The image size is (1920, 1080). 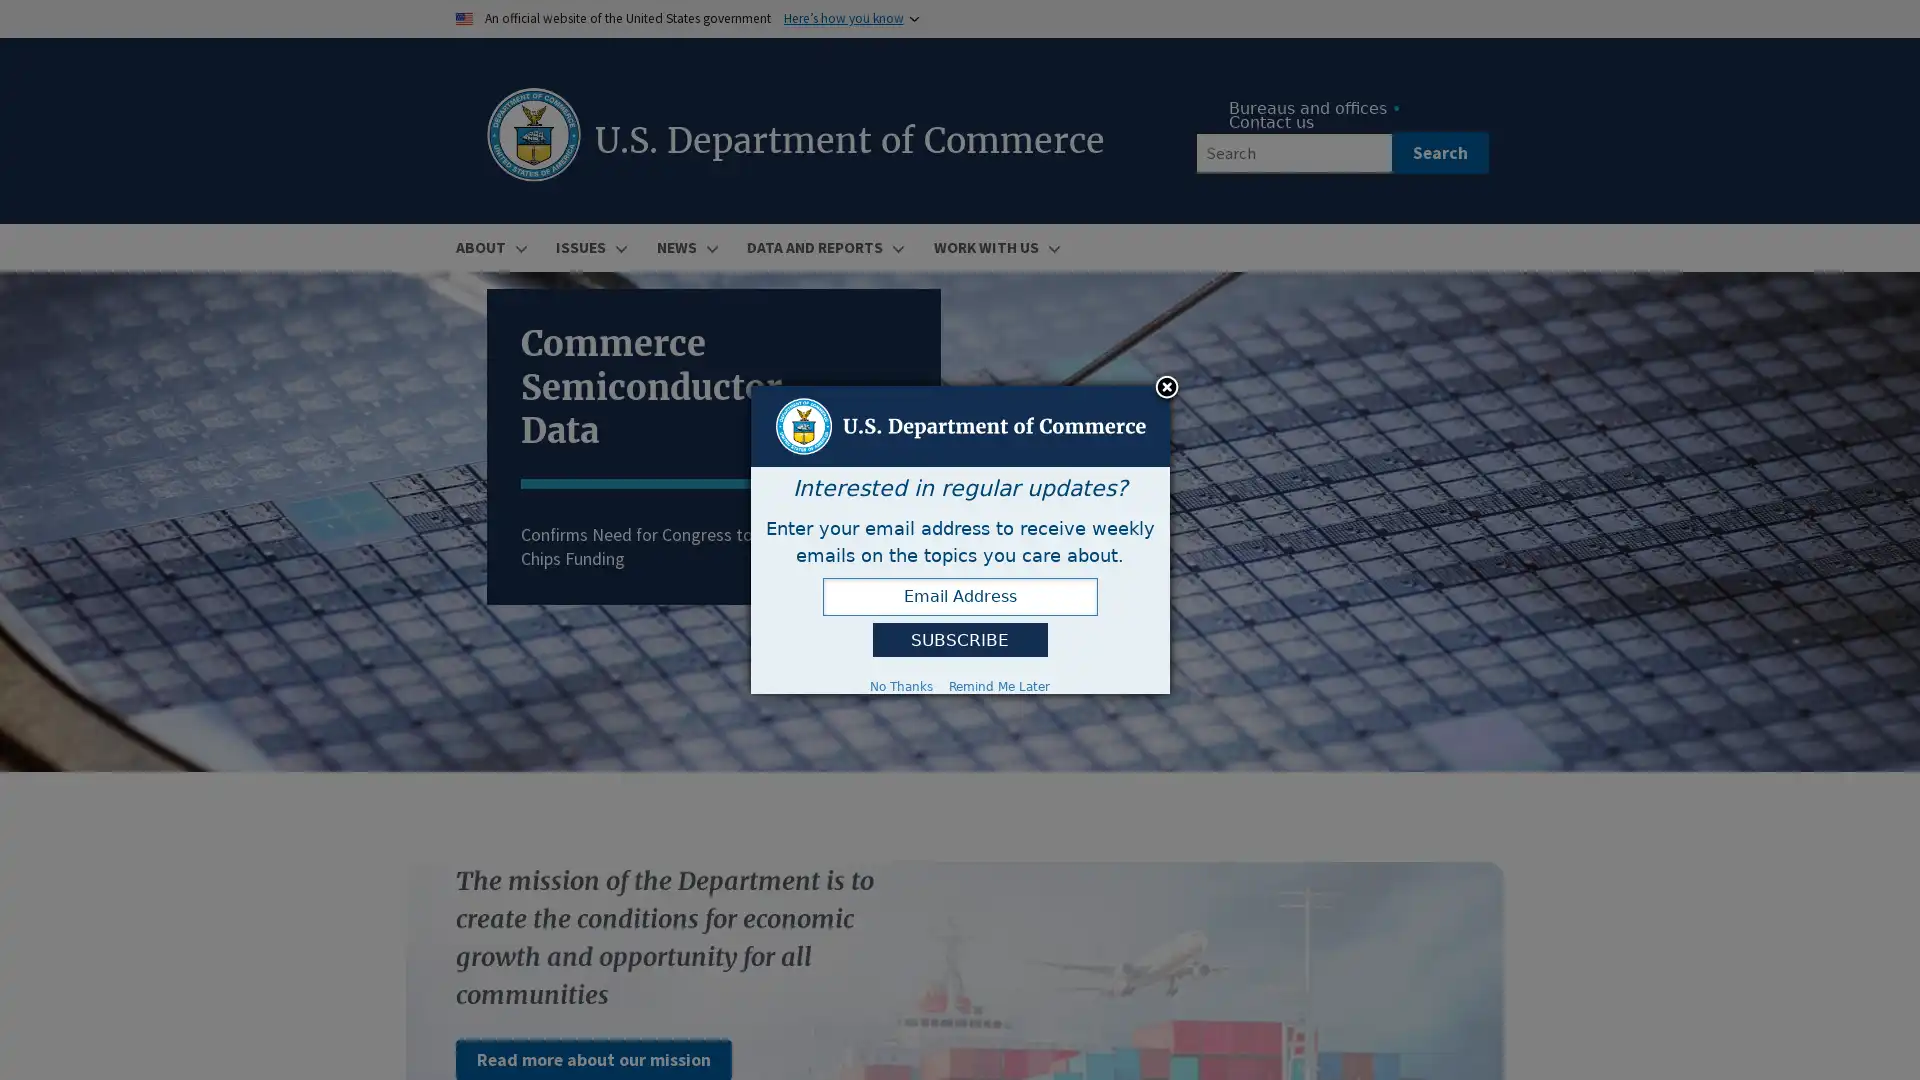 I want to click on Search, so click(x=1438, y=152).